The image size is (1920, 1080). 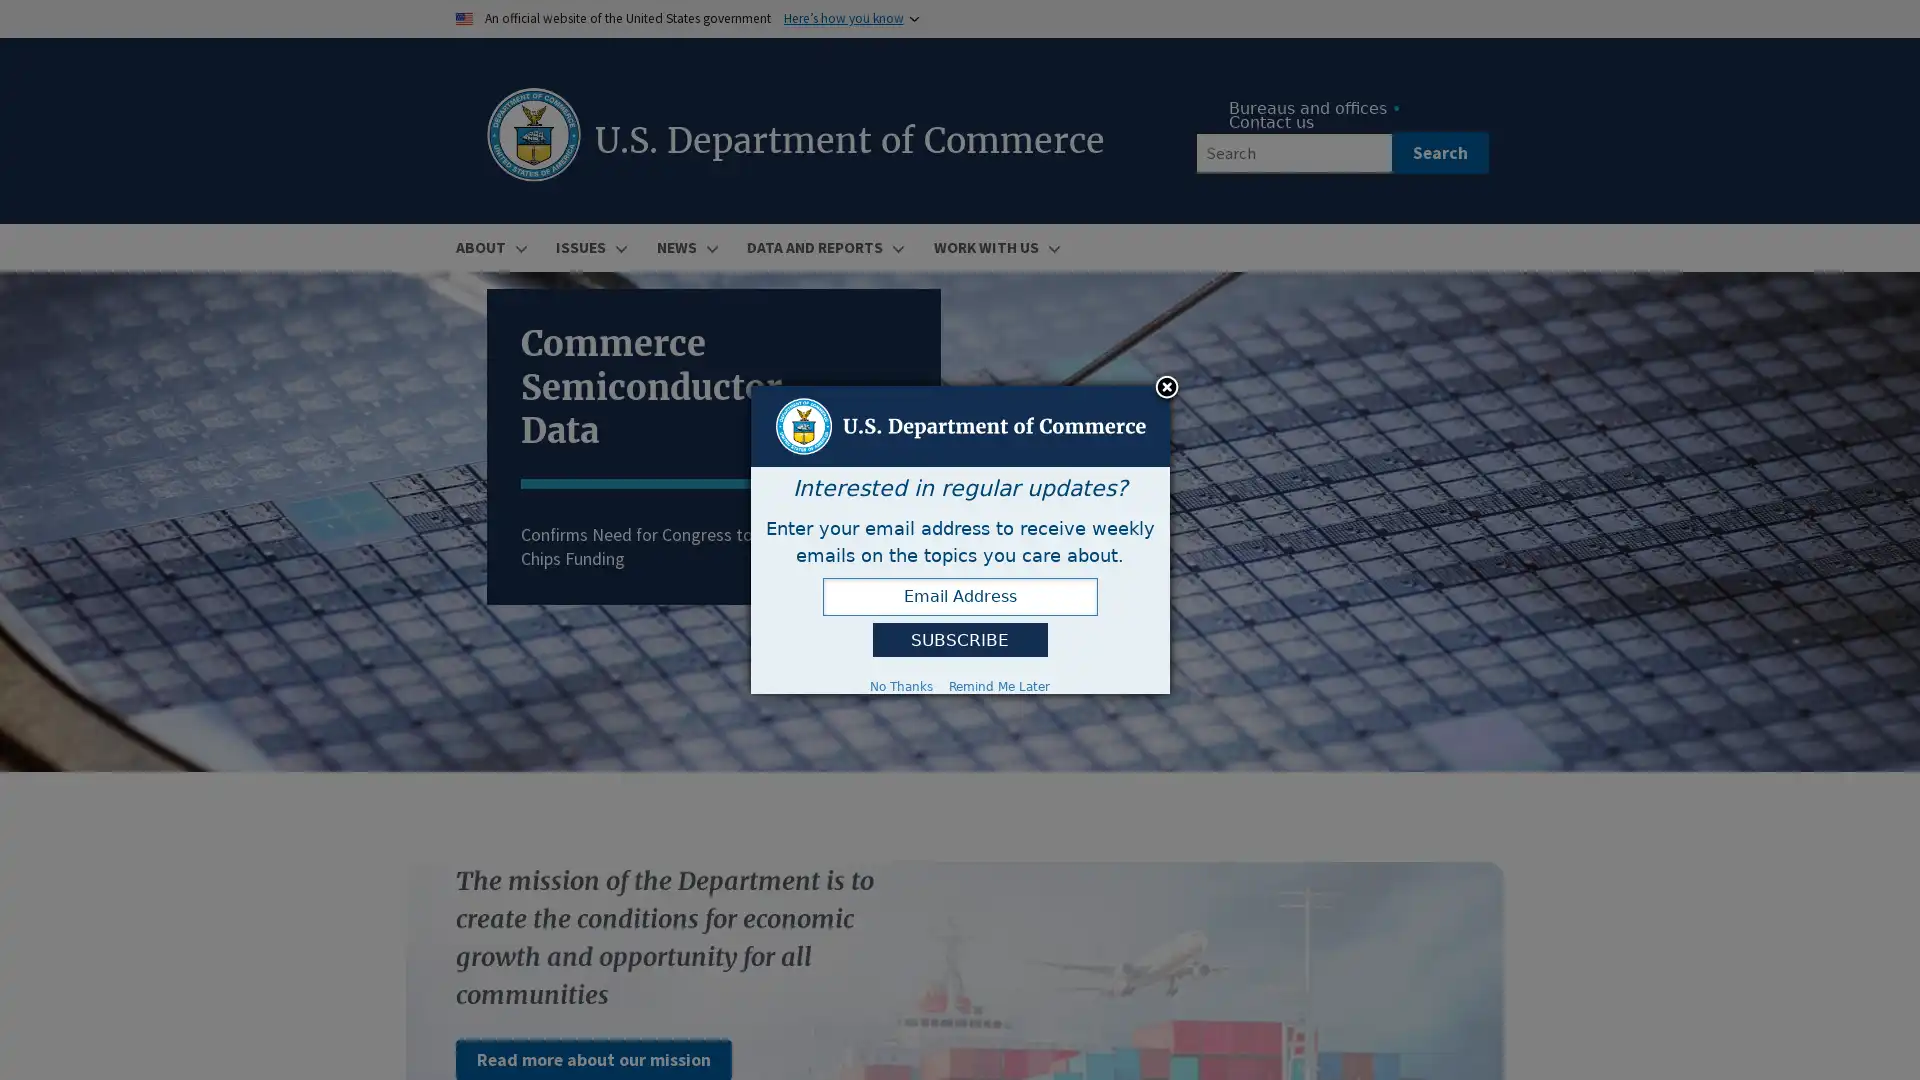 I want to click on Search, so click(x=1438, y=152).